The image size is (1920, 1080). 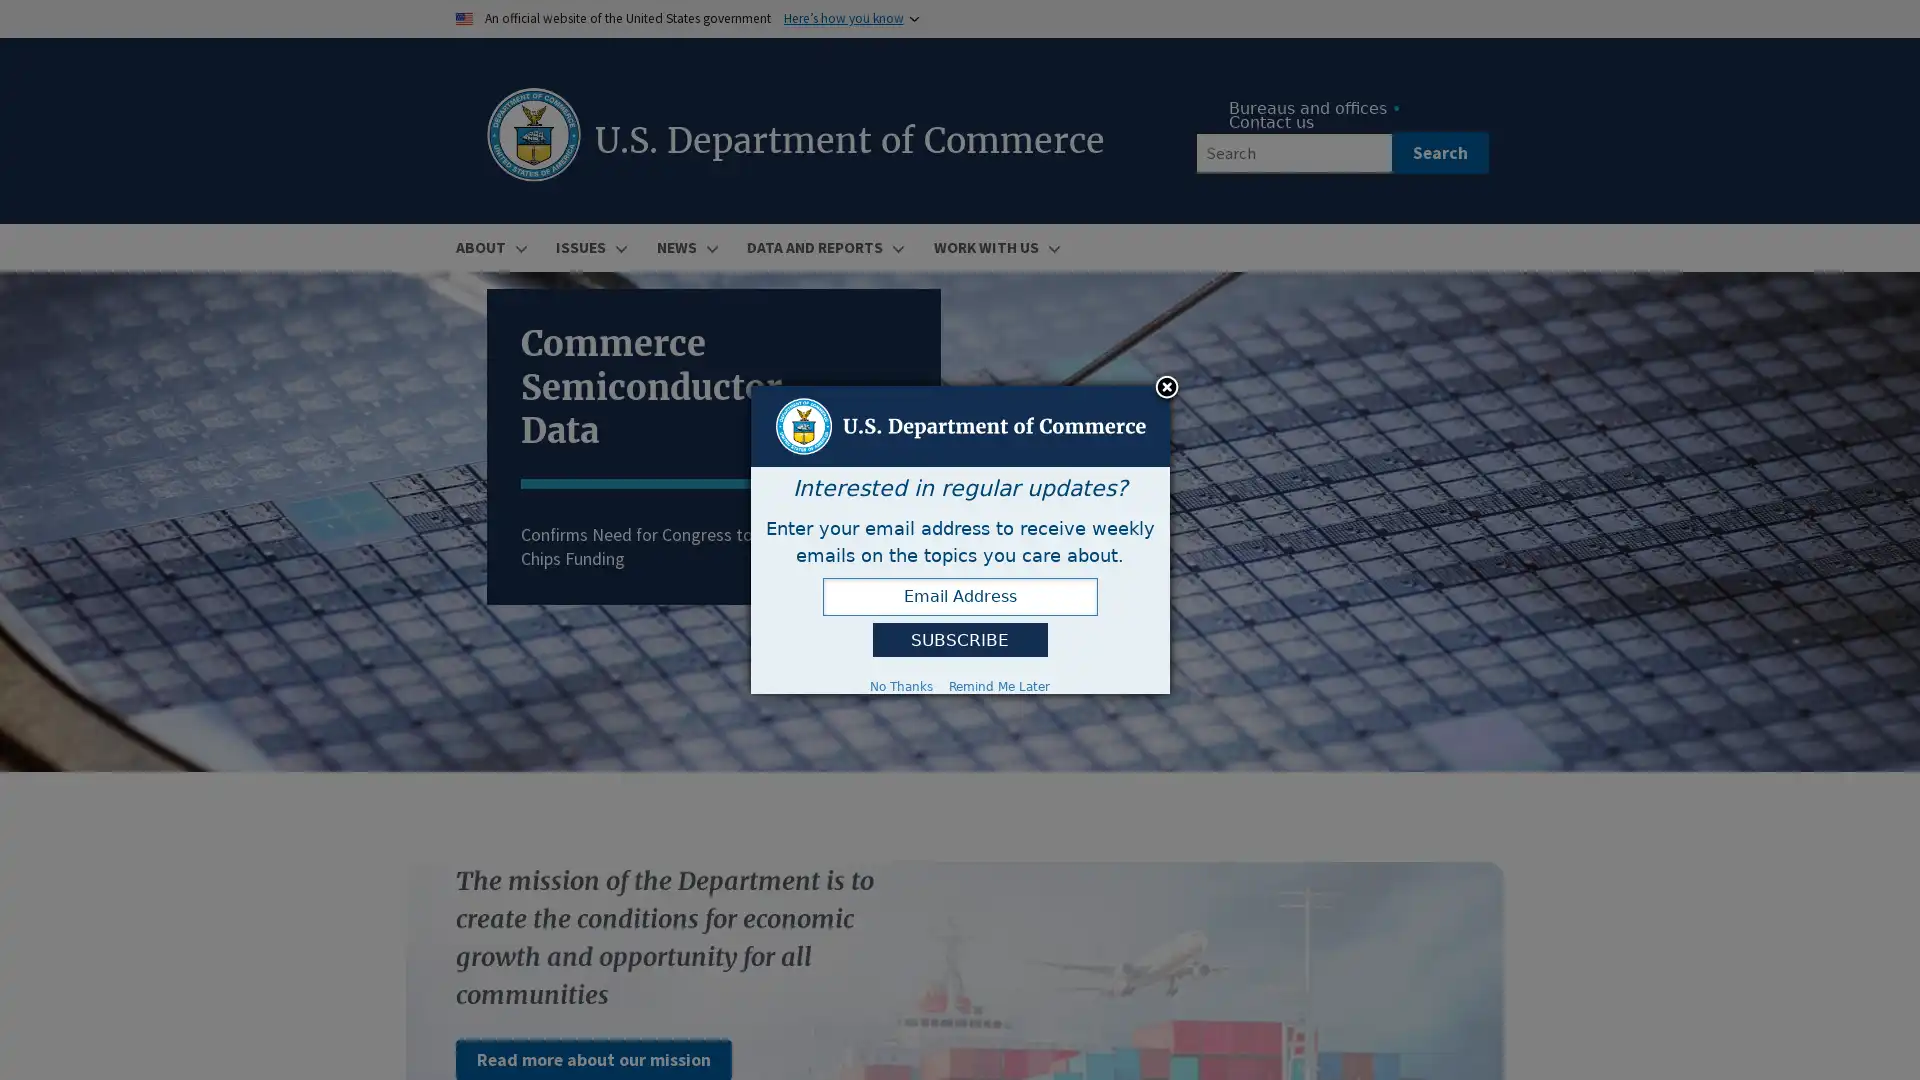 I want to click on Search, so click(x=1438, y=152).